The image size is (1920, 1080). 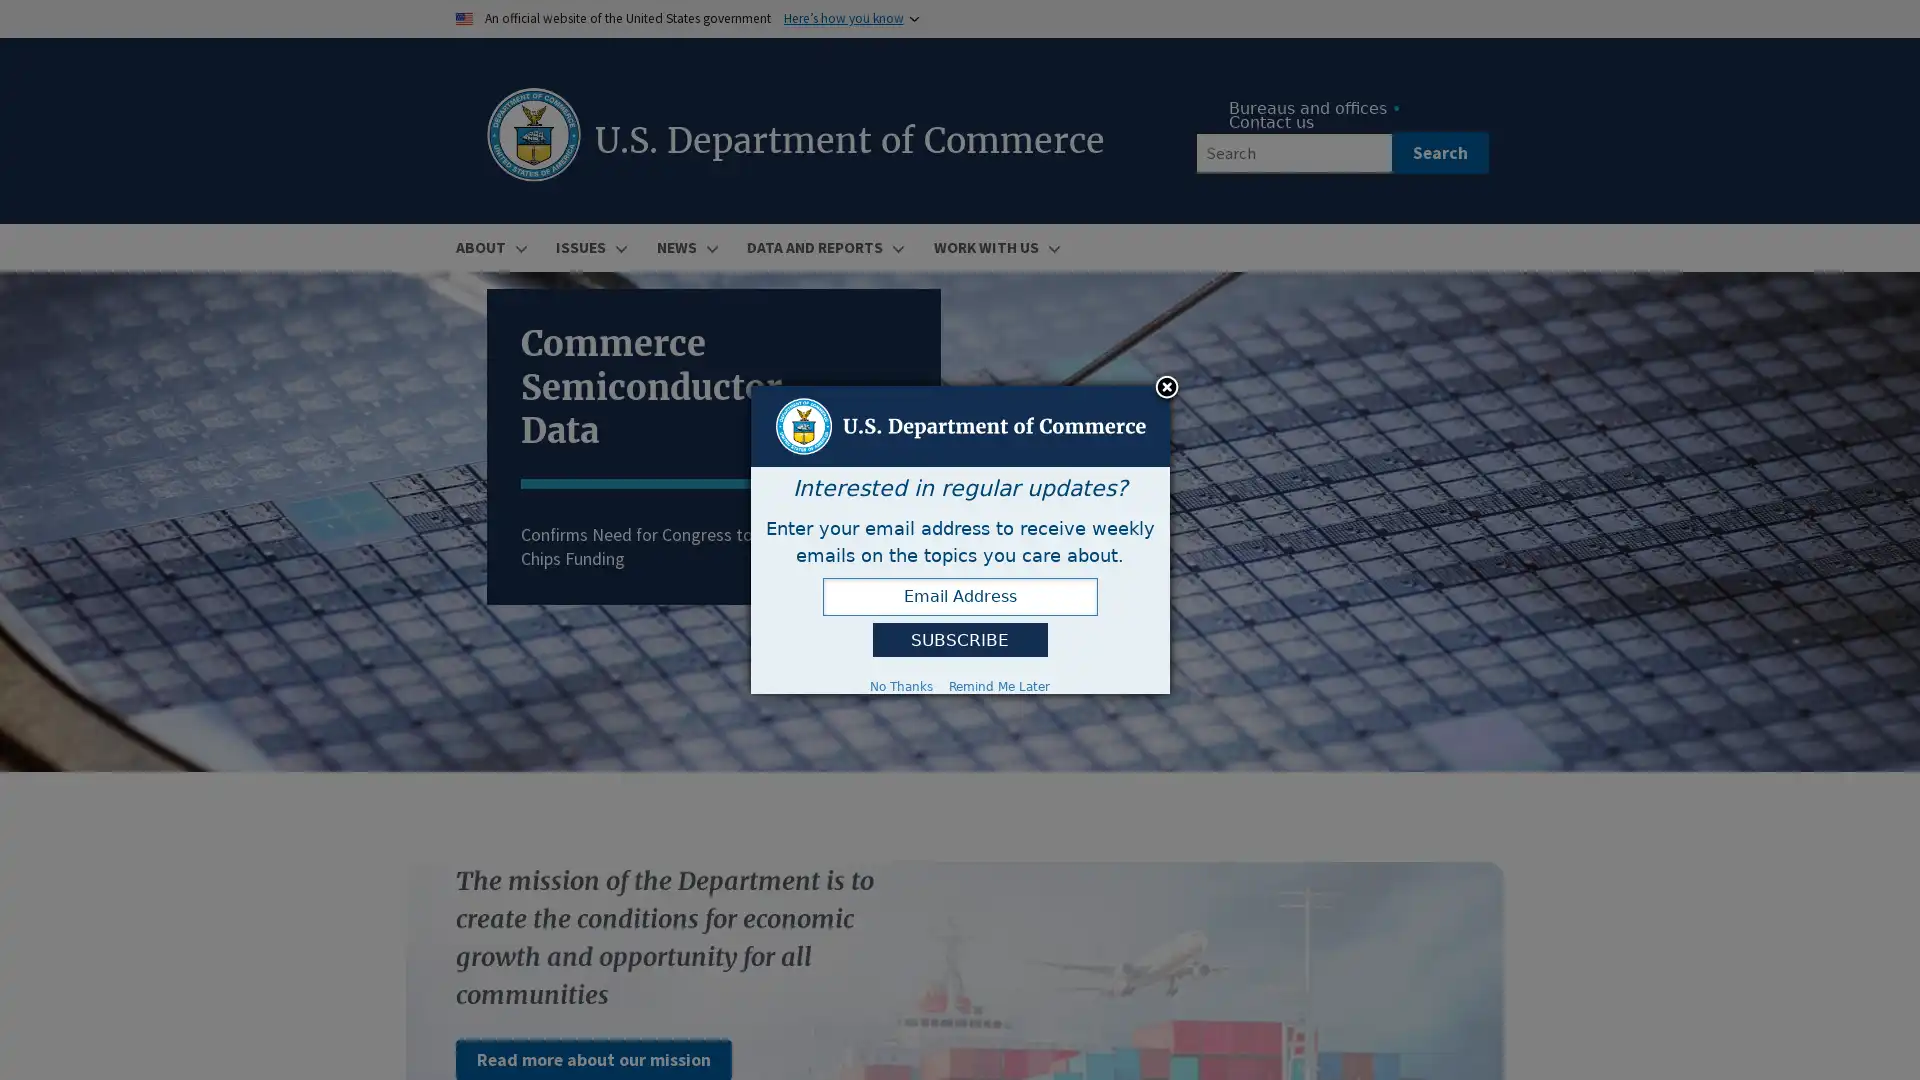 I want to click on Search, so click(x=1438, y=152).